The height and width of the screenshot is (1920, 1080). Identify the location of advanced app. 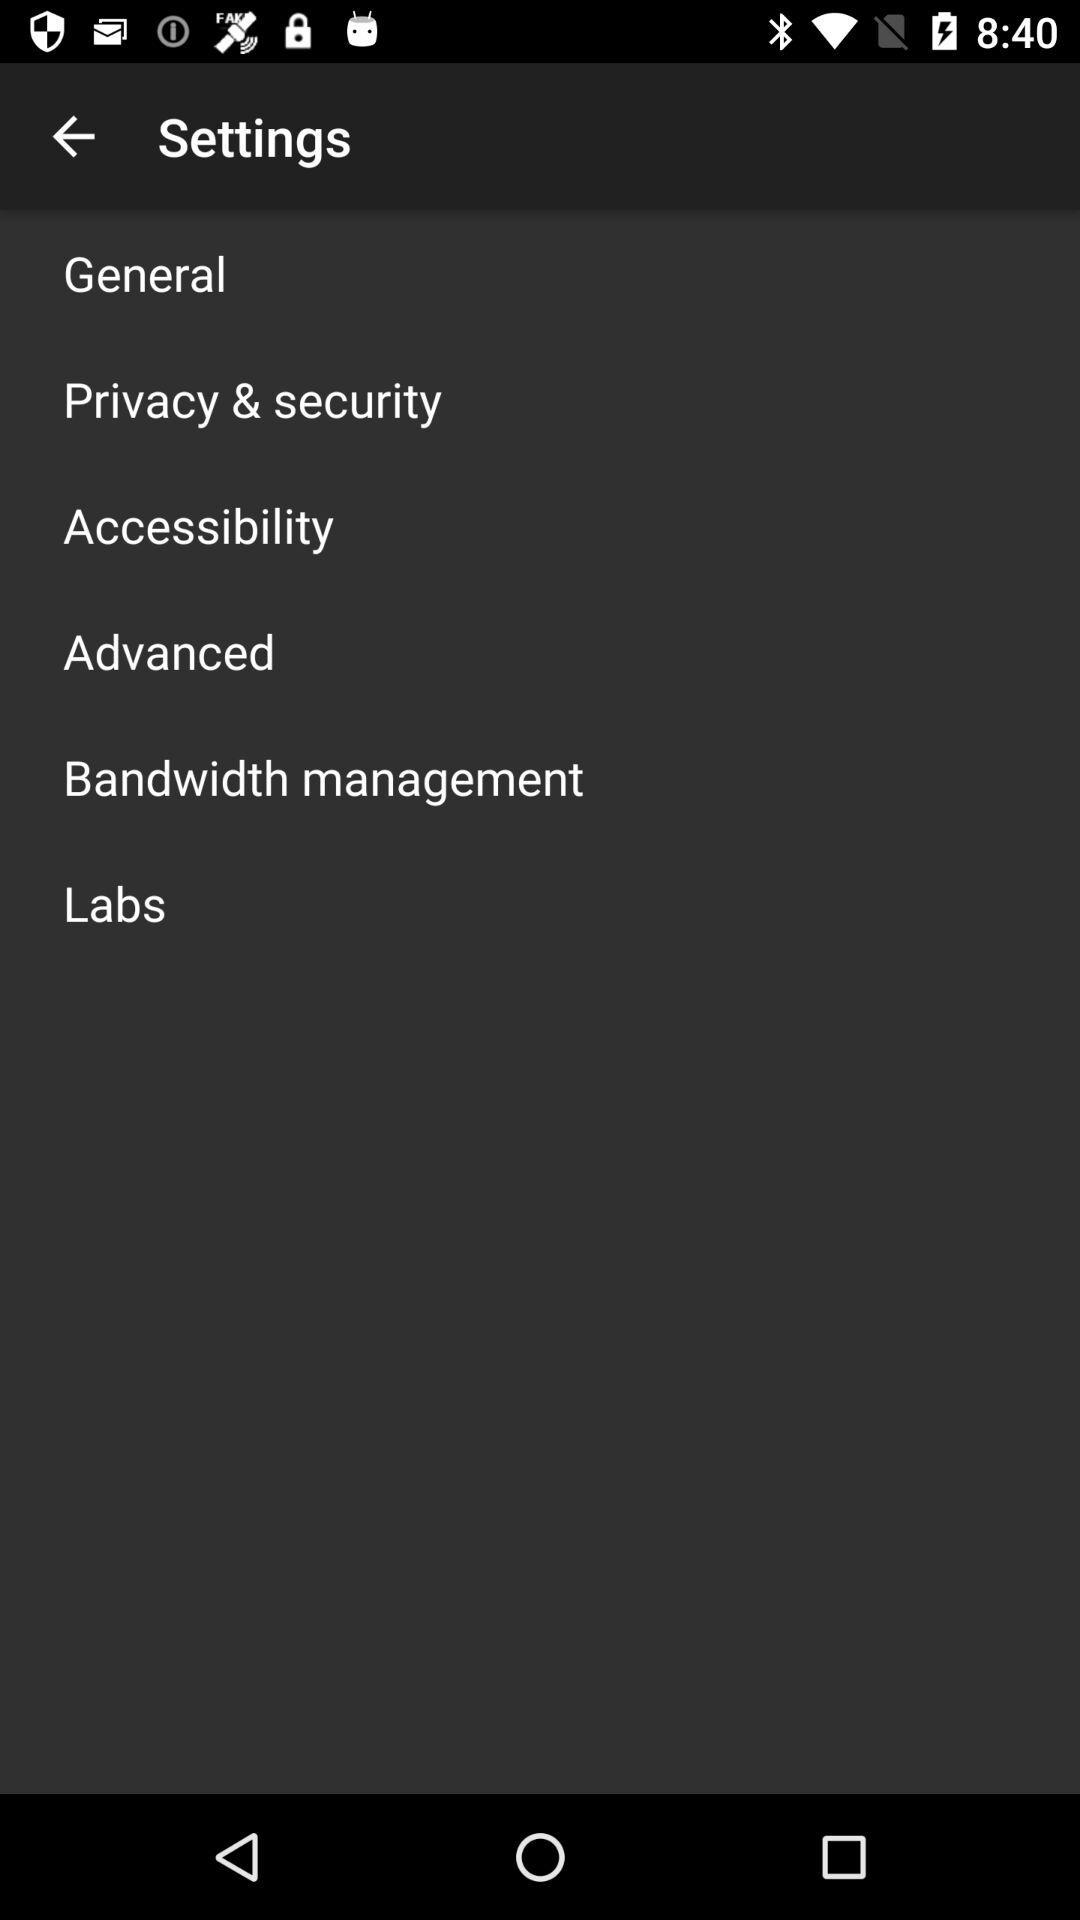
(168, 651).